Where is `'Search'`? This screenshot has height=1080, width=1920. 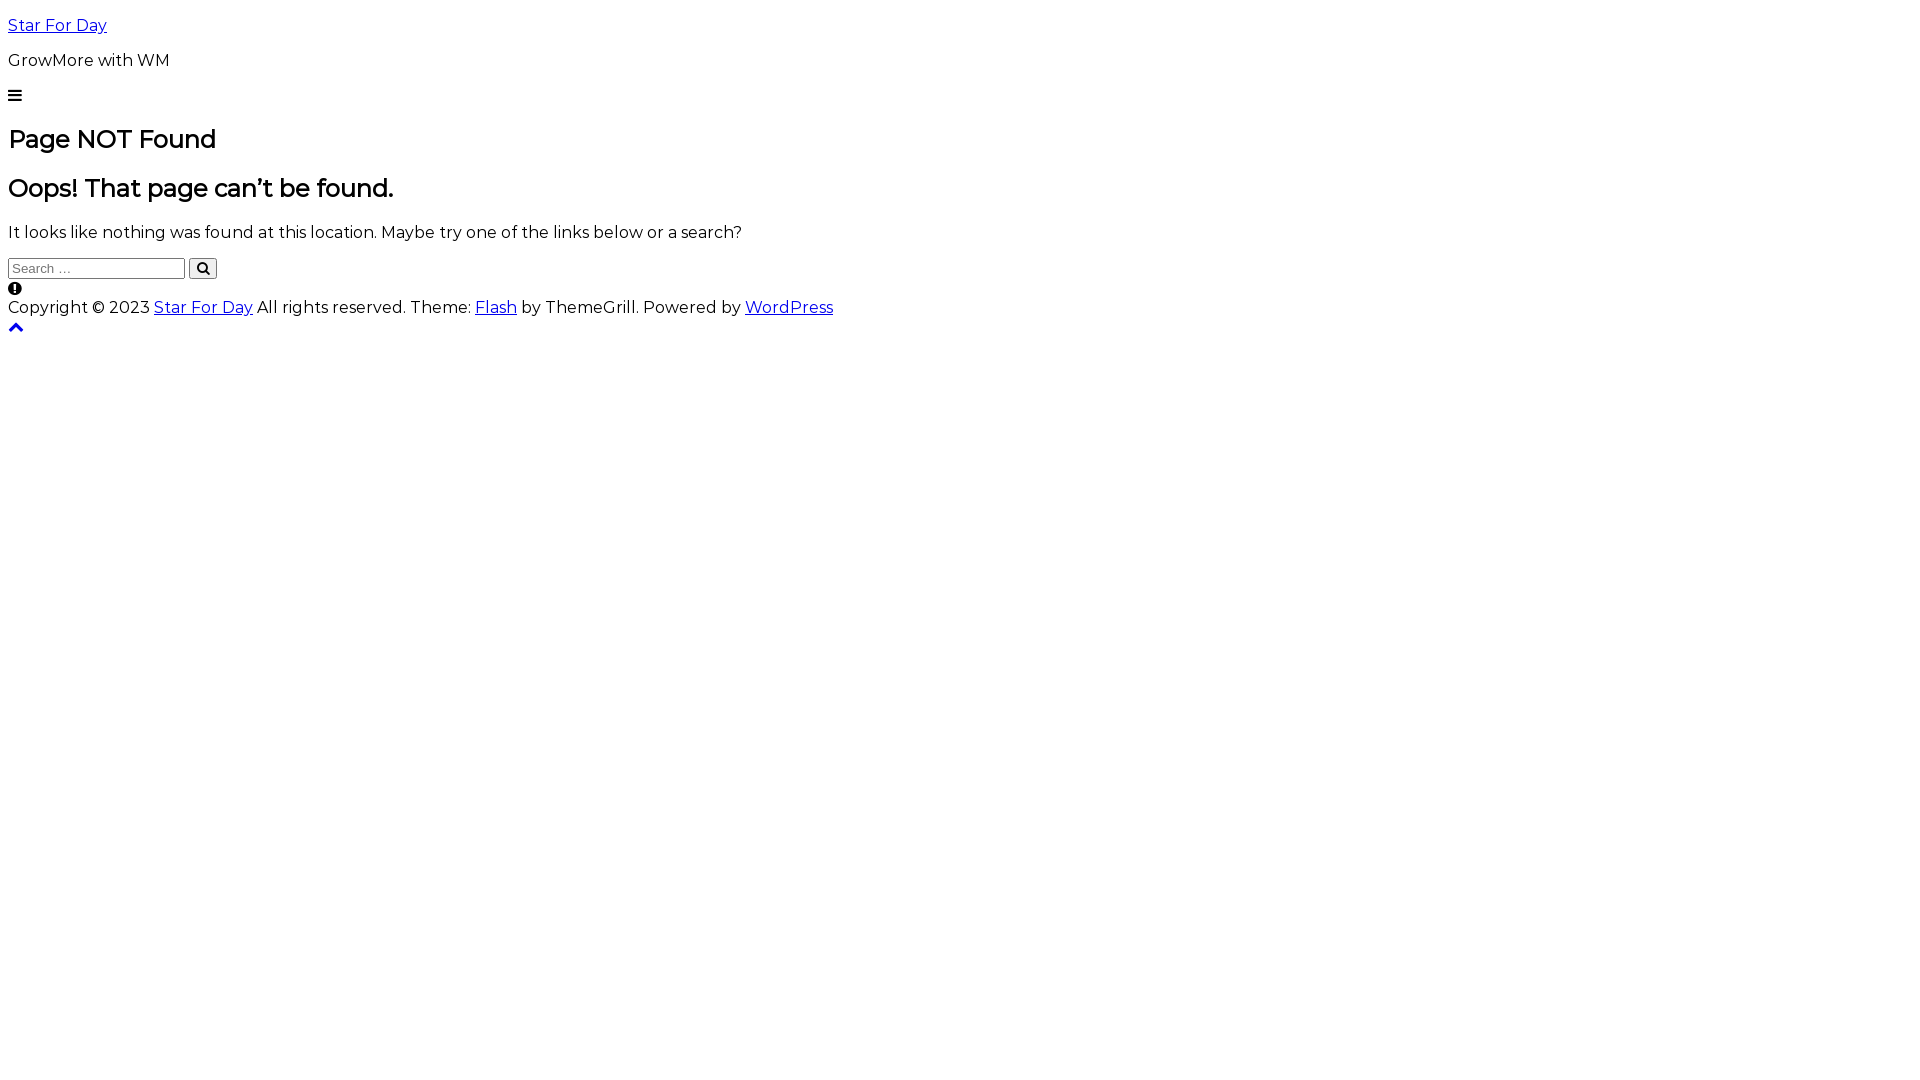 'Search' is located at coordinates (202, 267).